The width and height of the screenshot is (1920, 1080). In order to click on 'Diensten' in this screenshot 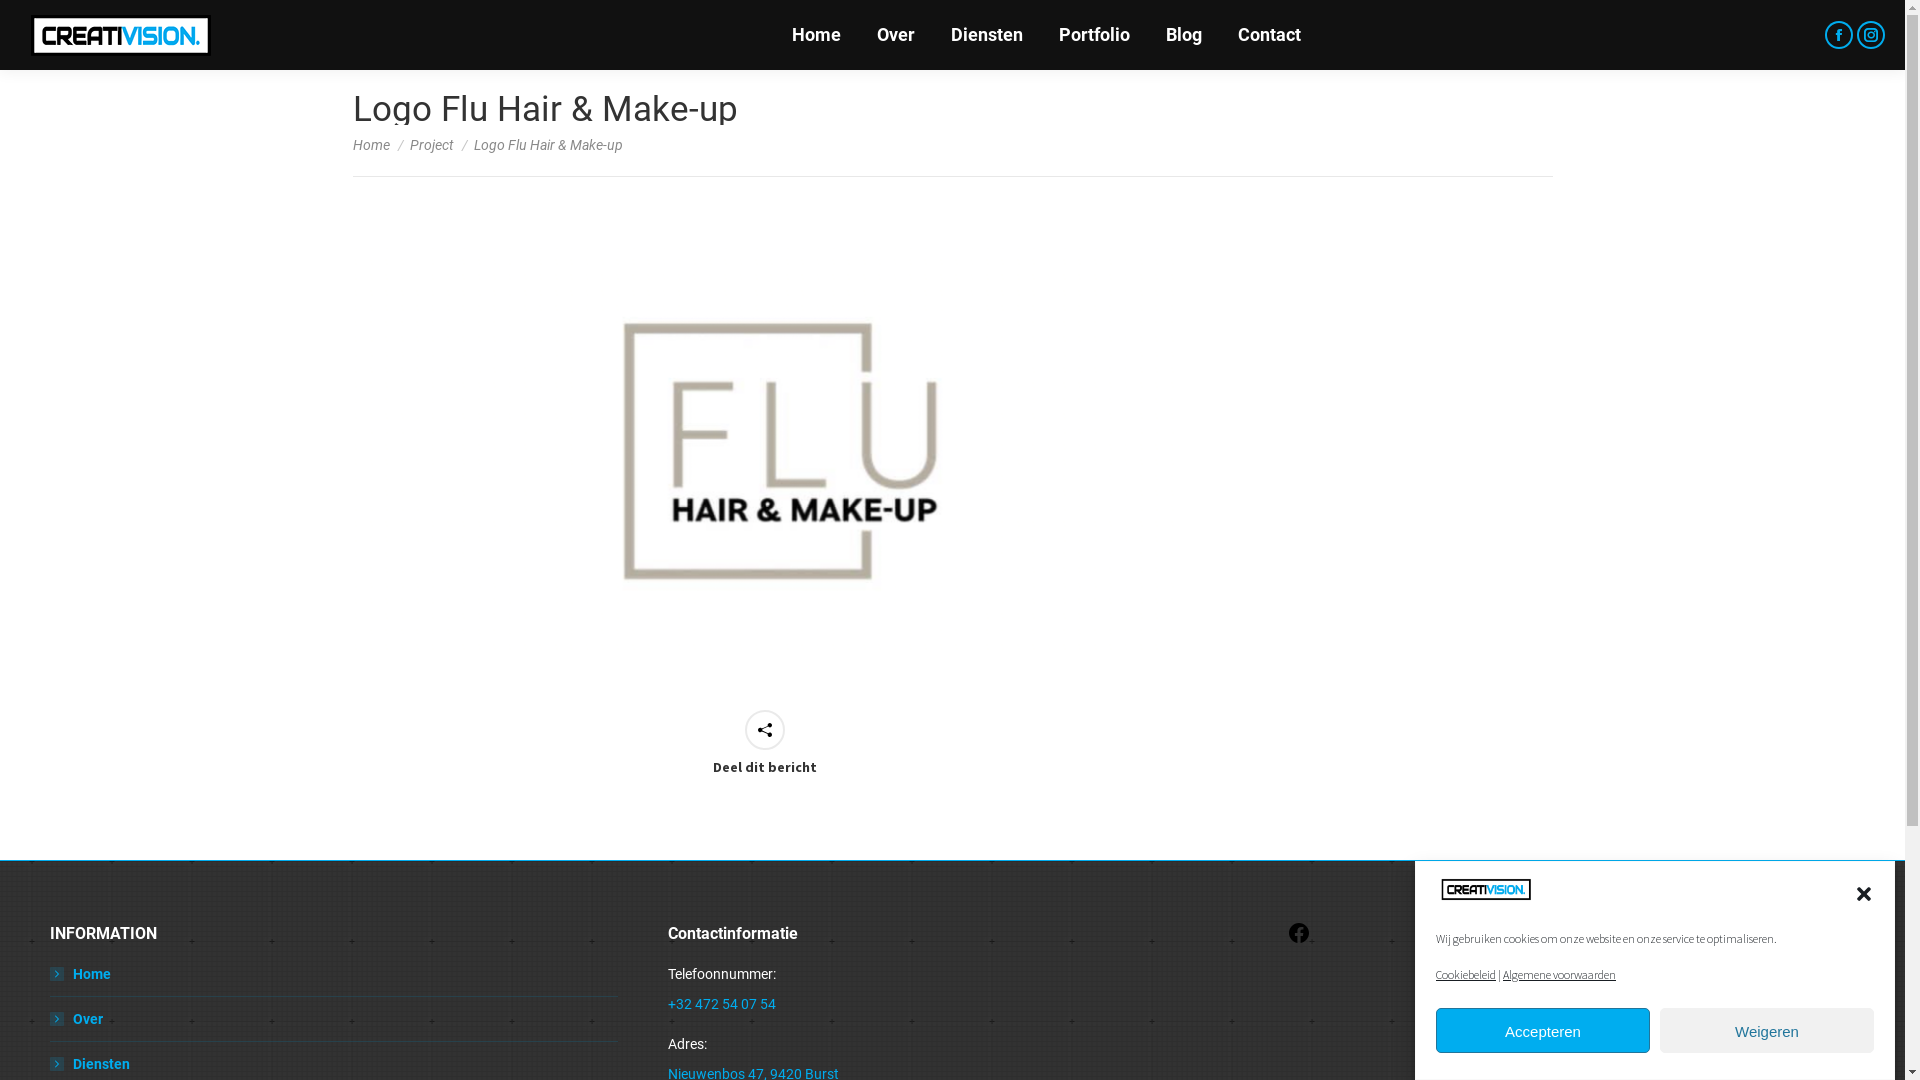, I will do `click(985, 34)`.